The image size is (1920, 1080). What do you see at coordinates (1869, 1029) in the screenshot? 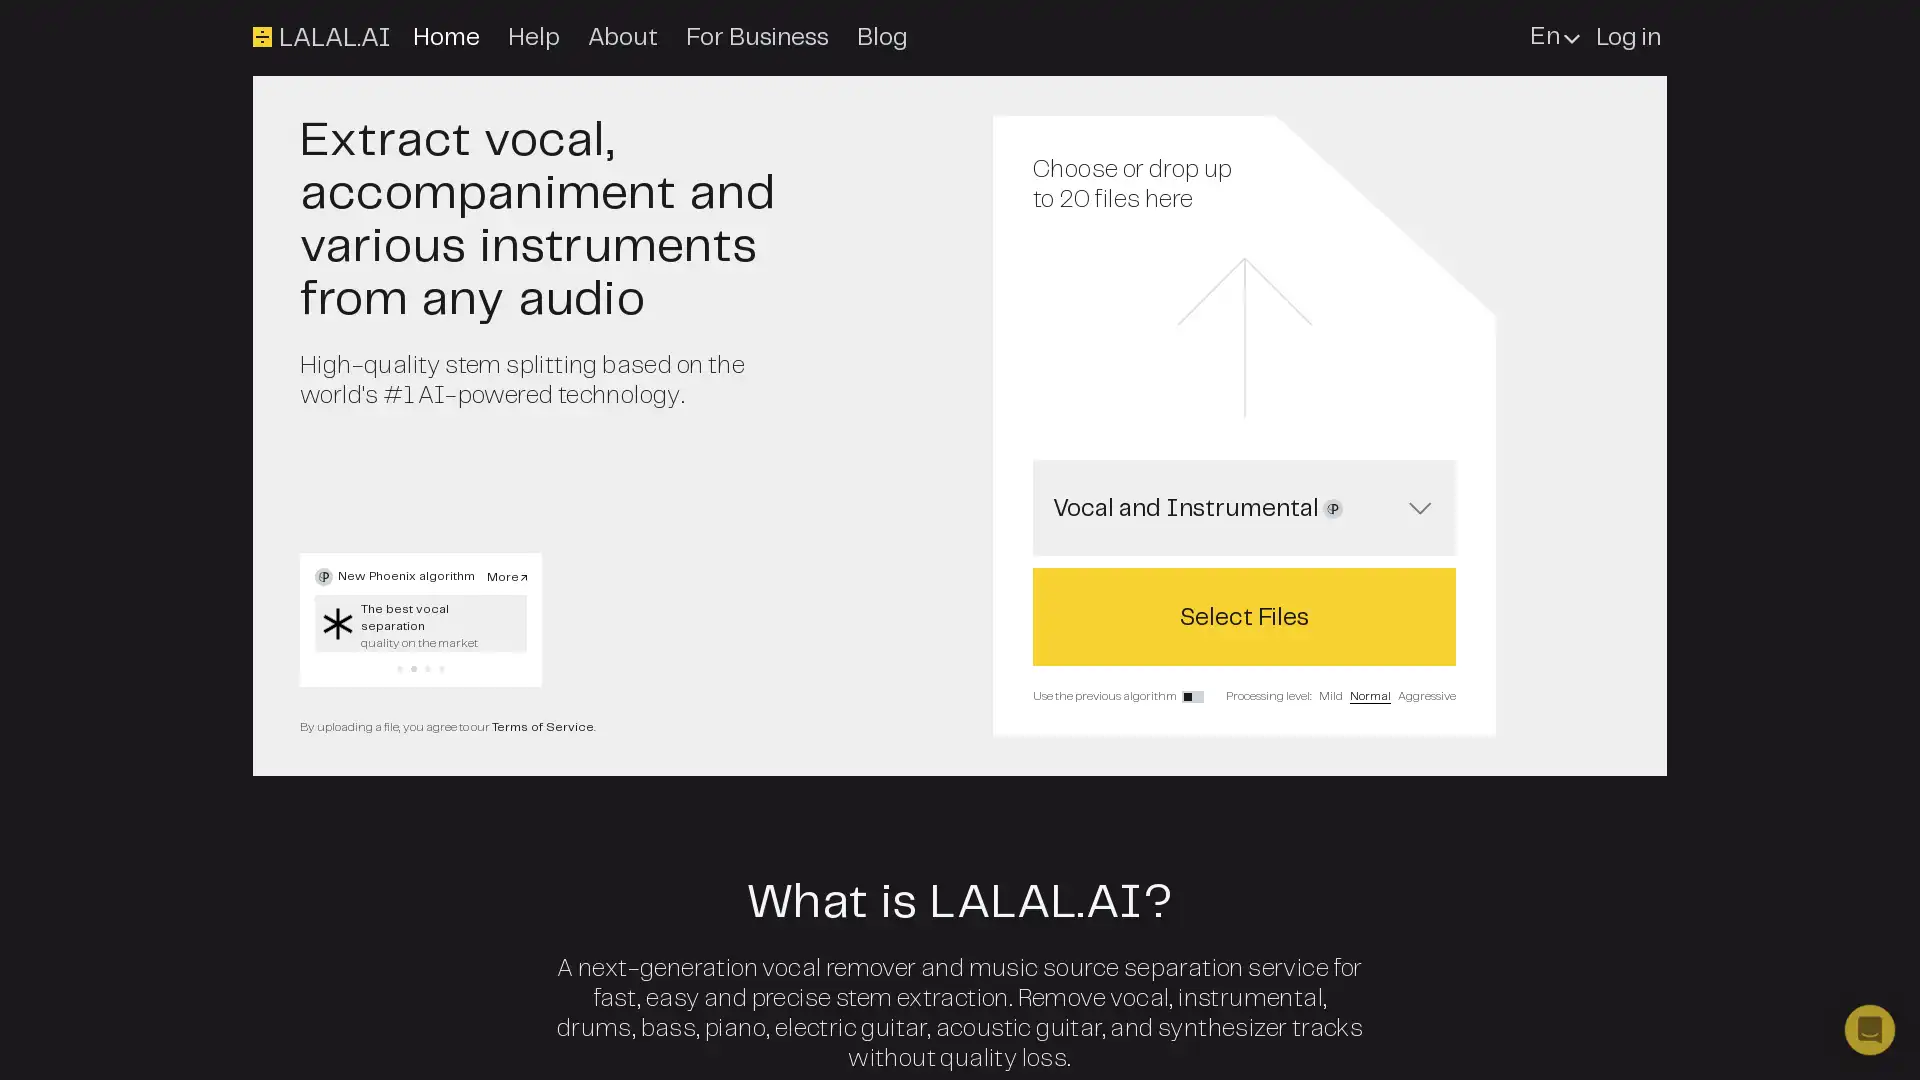
I see `Open Intercom Messenger` at bounding box center [1869, 1029].